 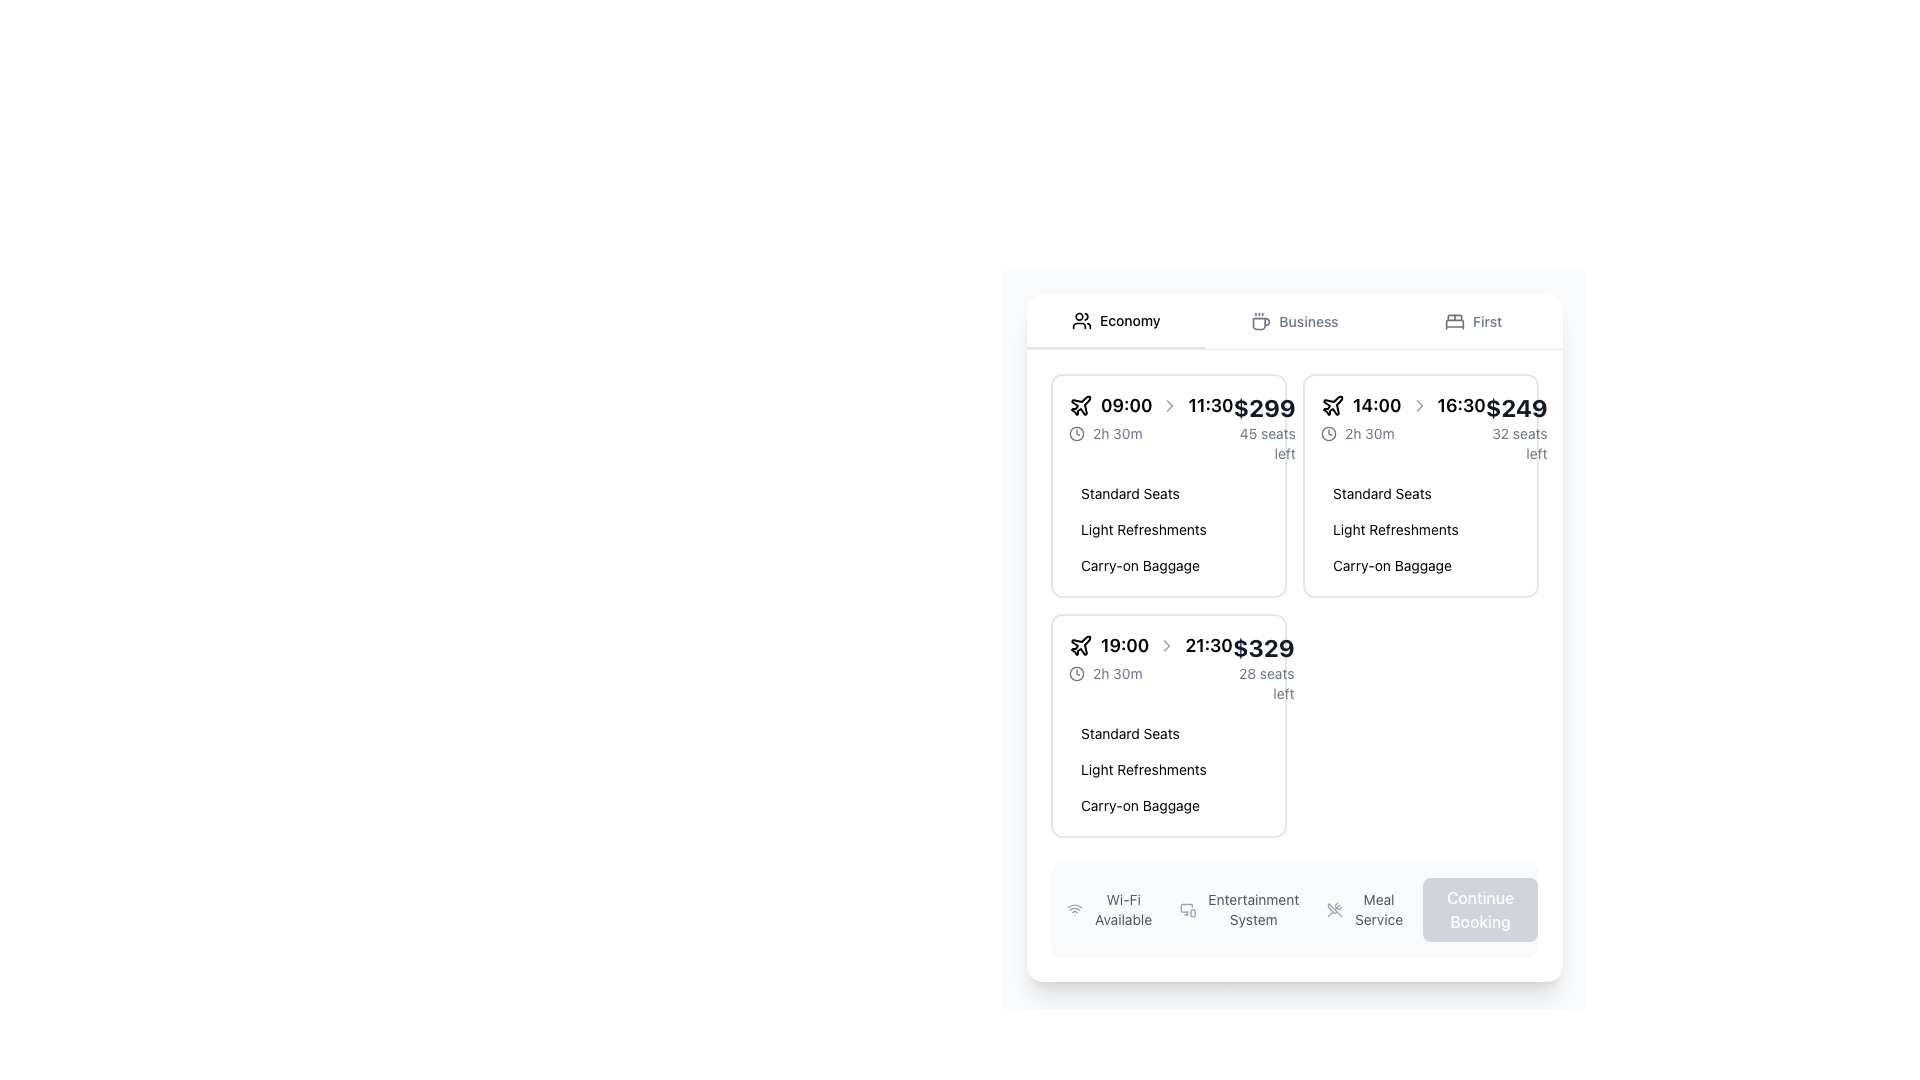 I want to click on the rectangular card displaying flight details, including departure and arrival times, duration, cost, and available seats, positioned in the middle column beneath the flight options and above the 'Continue Booking' button, so click(x=1419, y=486).